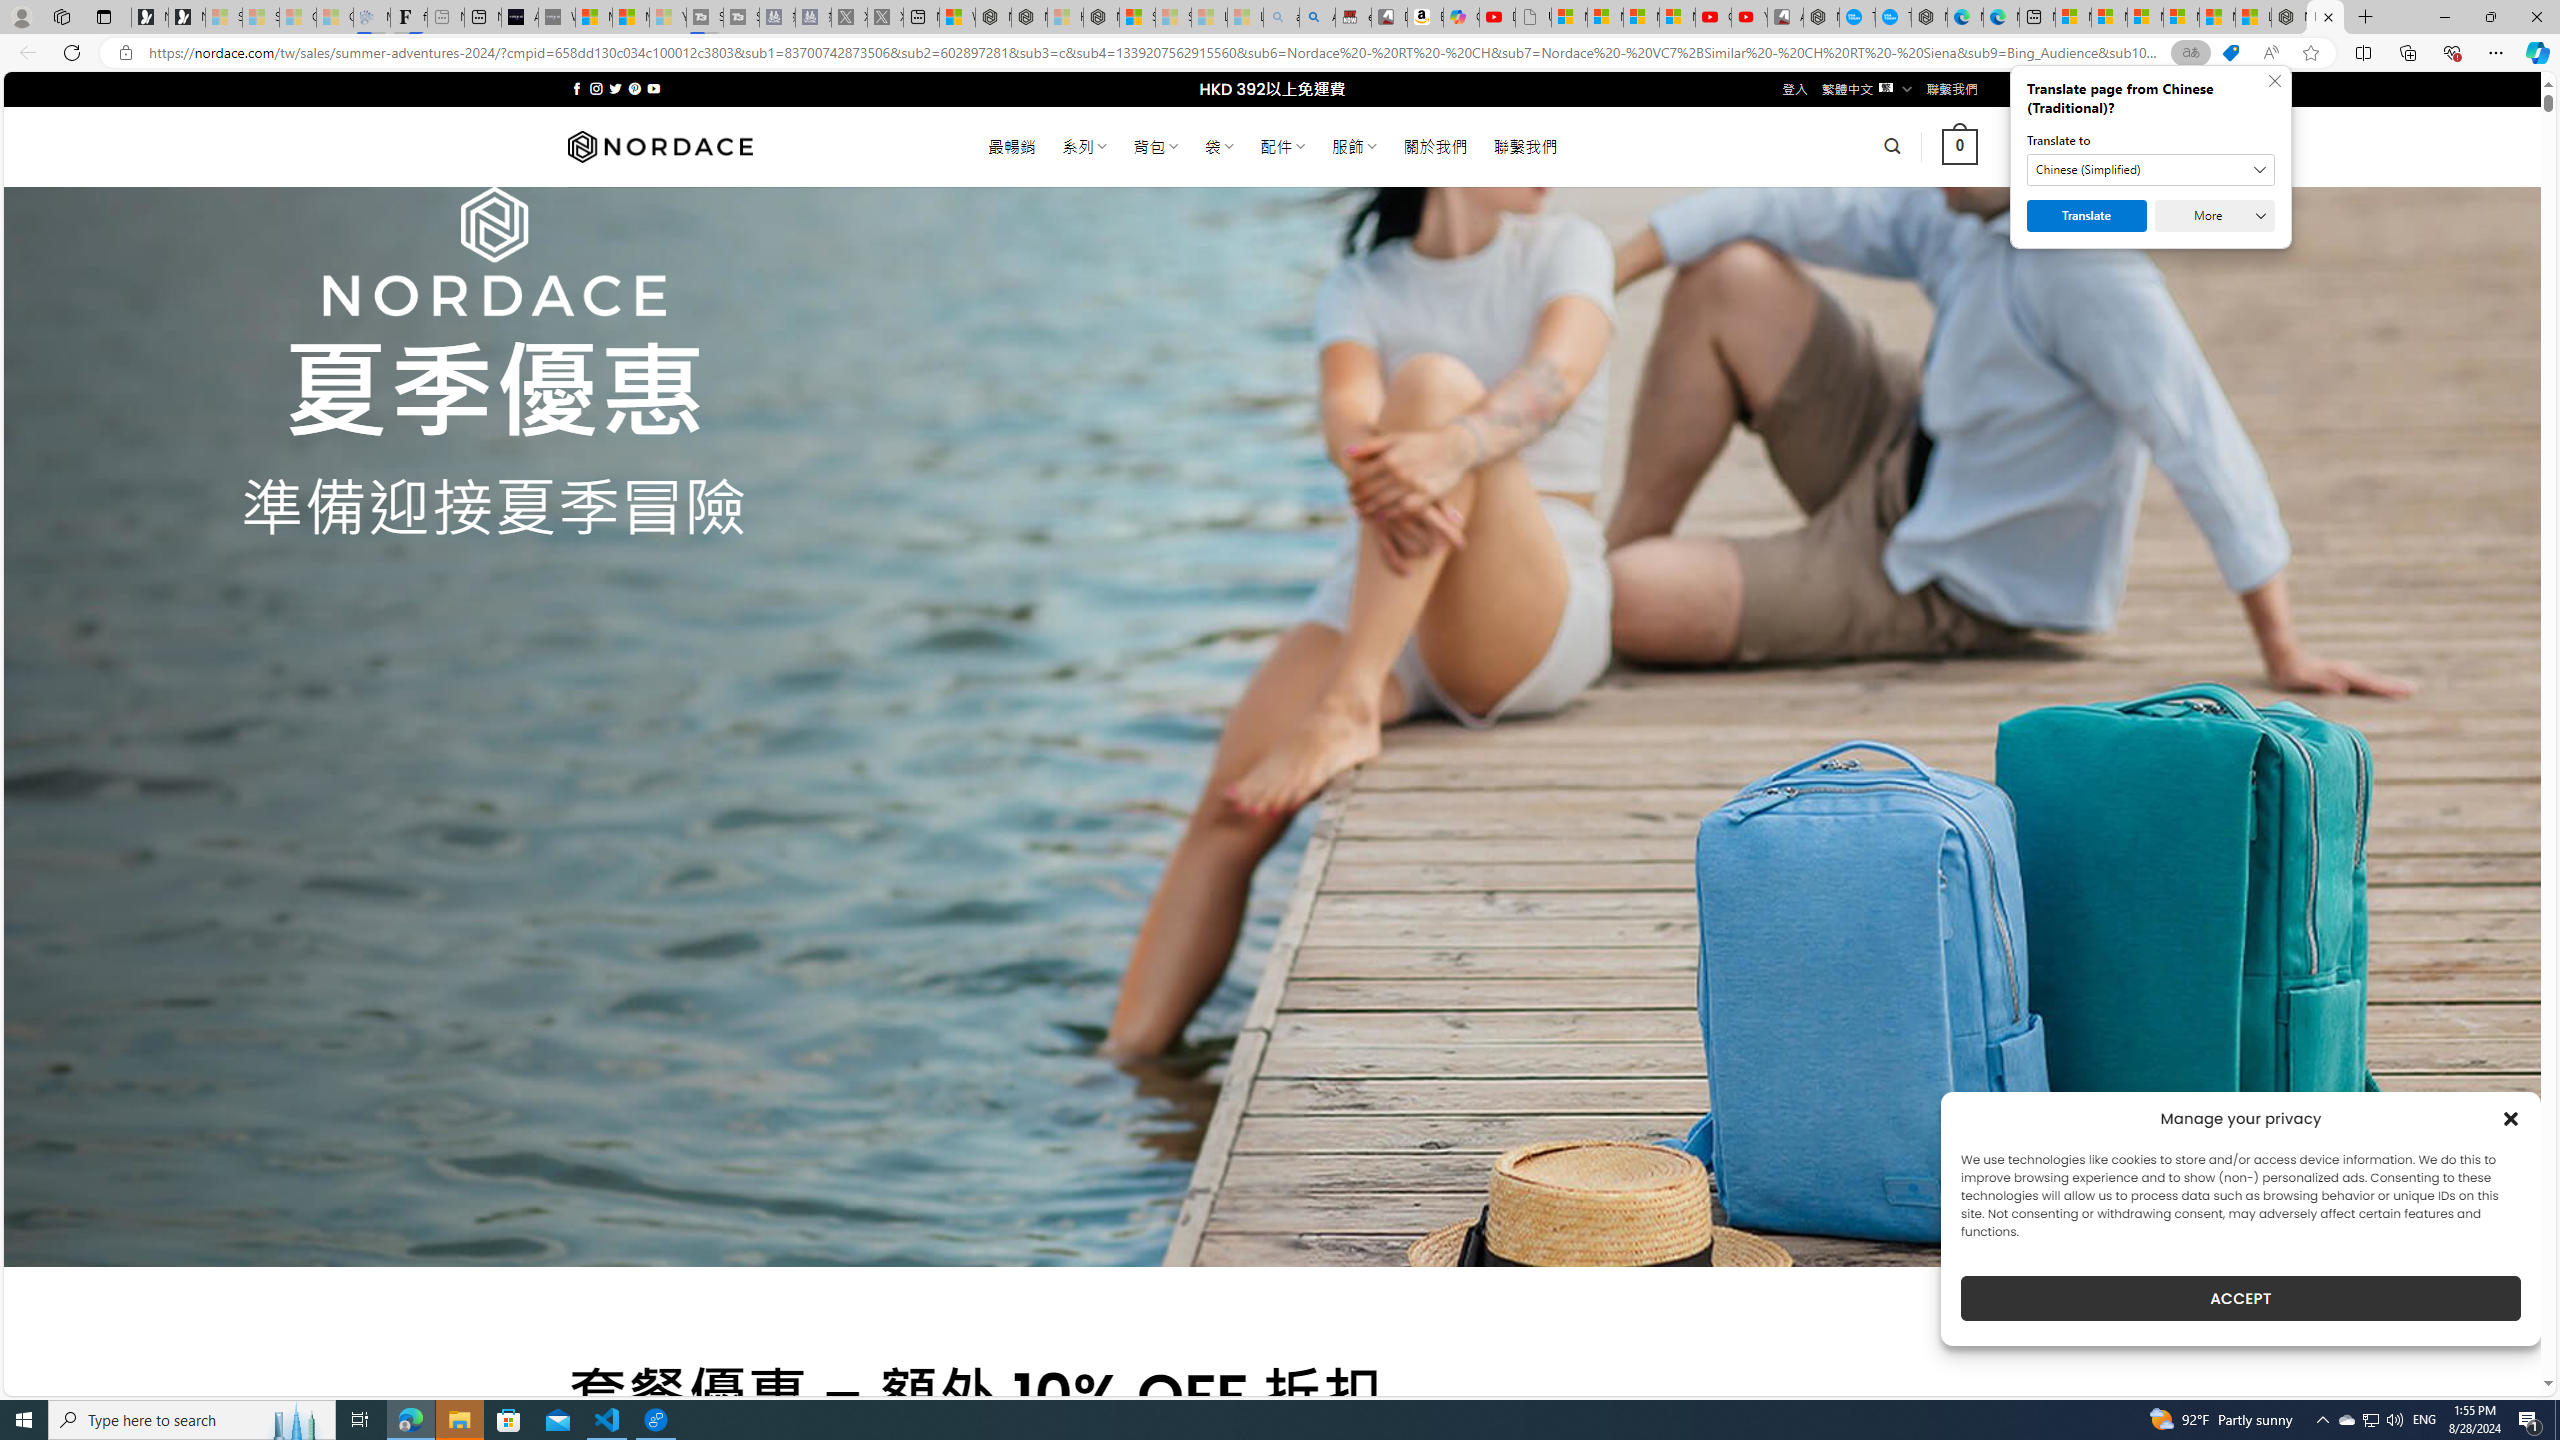 This screenshot has width=2560, height=1440. What do you see at coordinates (576, 88) in the screenshot?
I see `'Follow on Facebook'` at bounding box center [576, 88].